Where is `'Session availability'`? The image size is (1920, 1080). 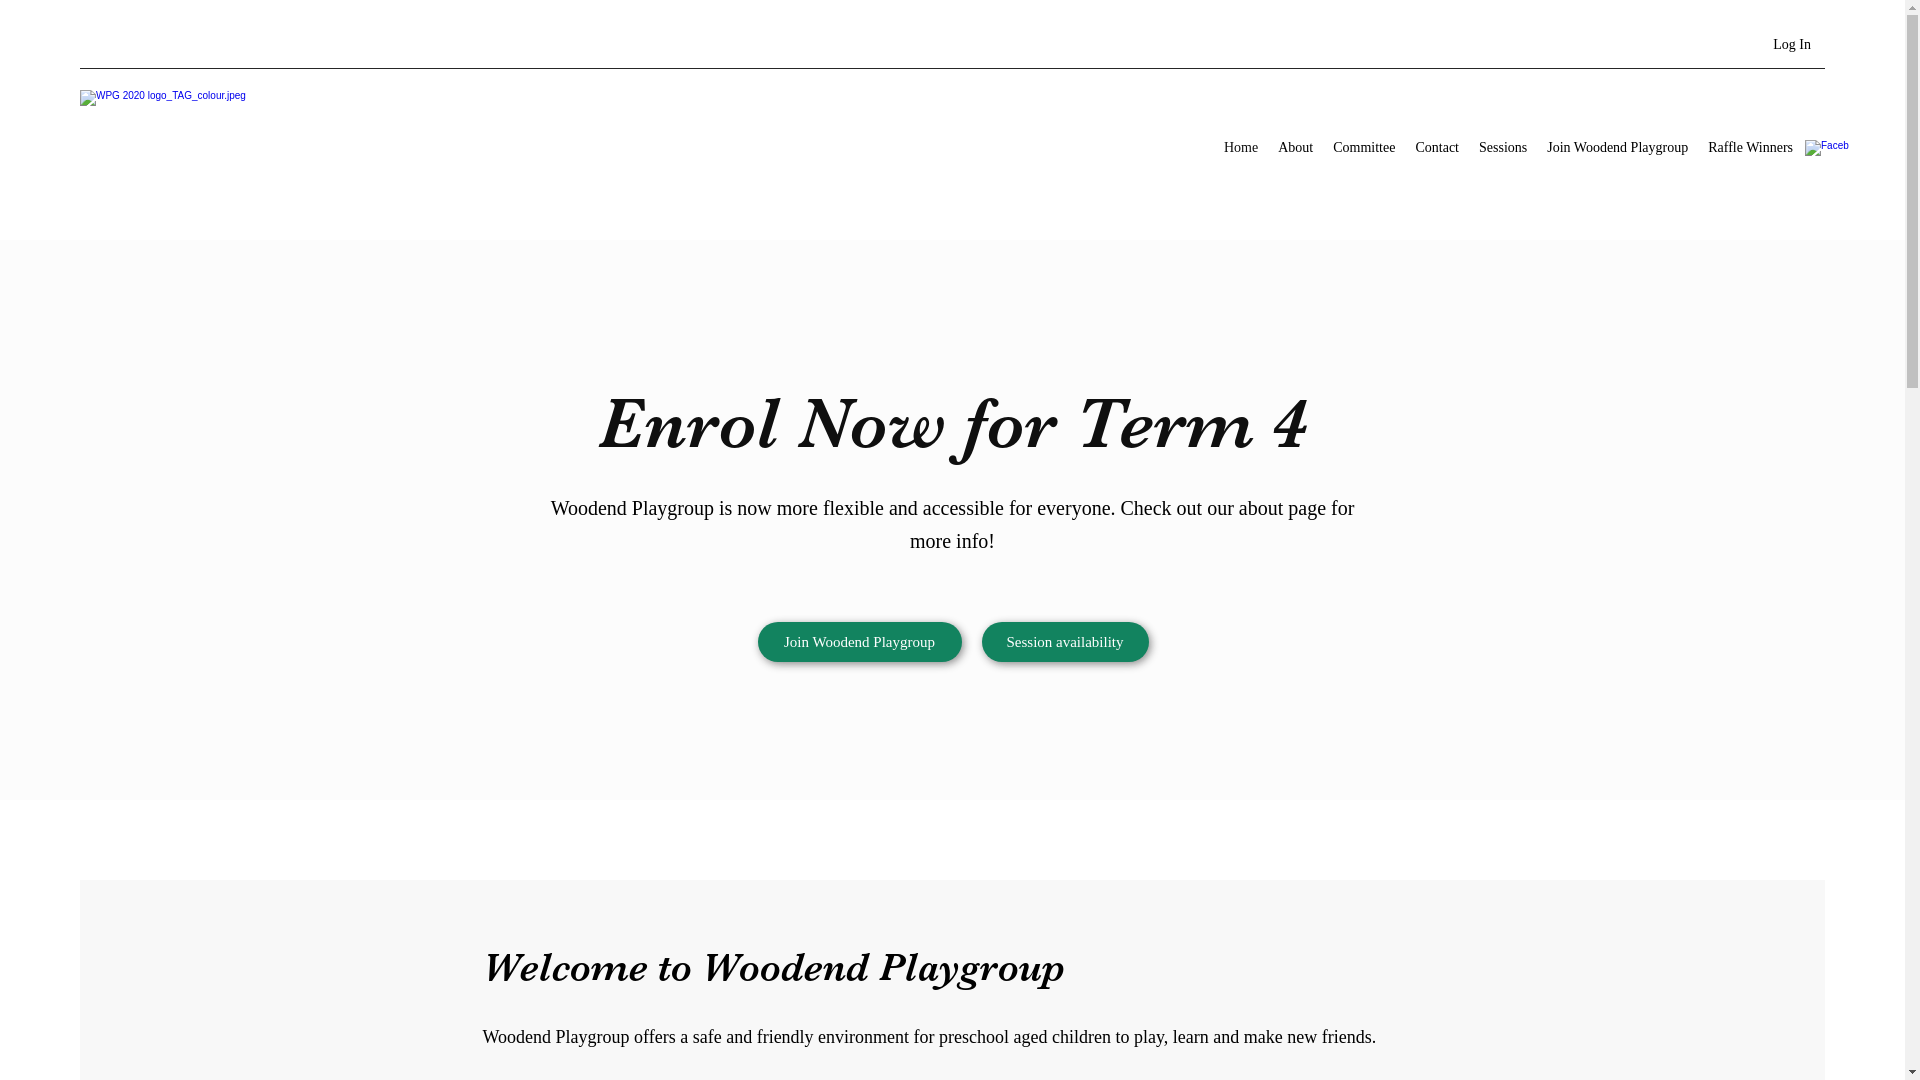 'Session availability' is located at coordinates (1064, 641).